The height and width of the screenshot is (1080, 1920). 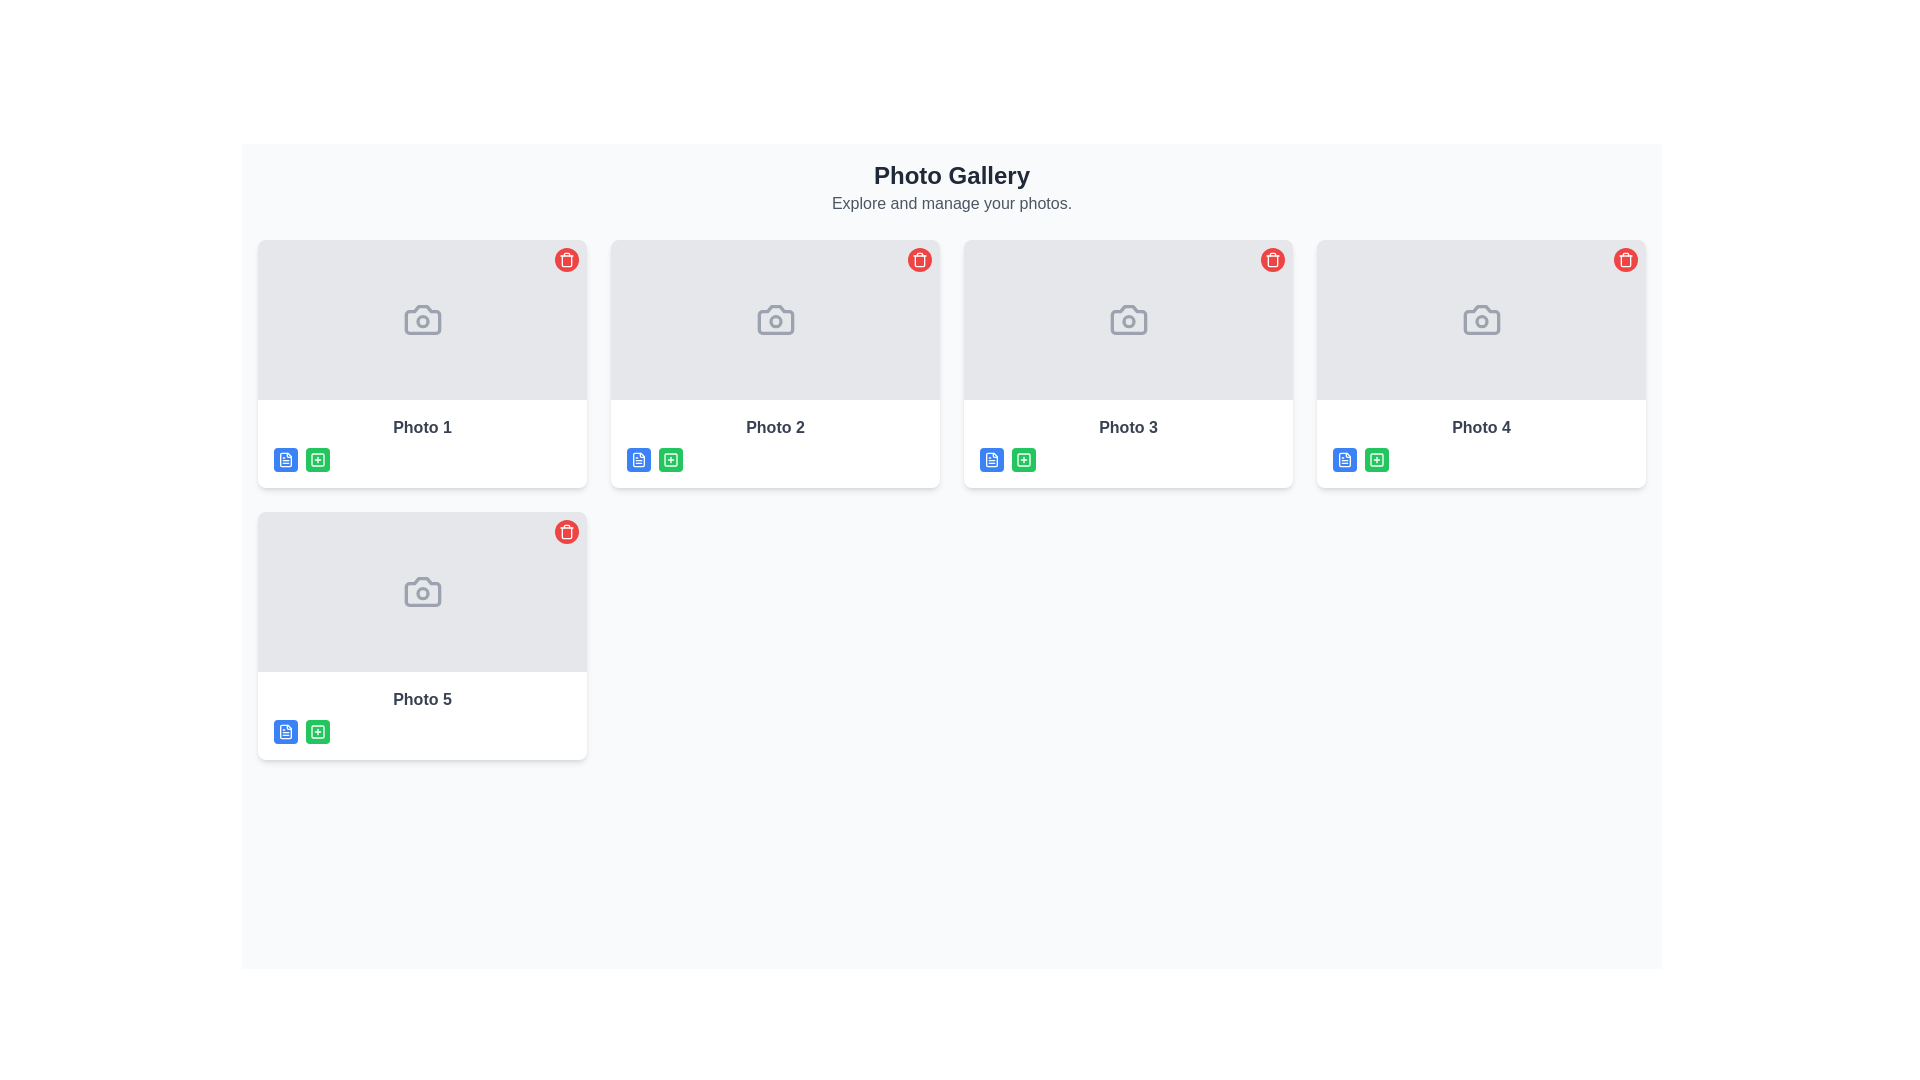 I want to click on the square icon with rounded corners located under the photo preview area for 'Photo 3', so click(x=1023, y=459).